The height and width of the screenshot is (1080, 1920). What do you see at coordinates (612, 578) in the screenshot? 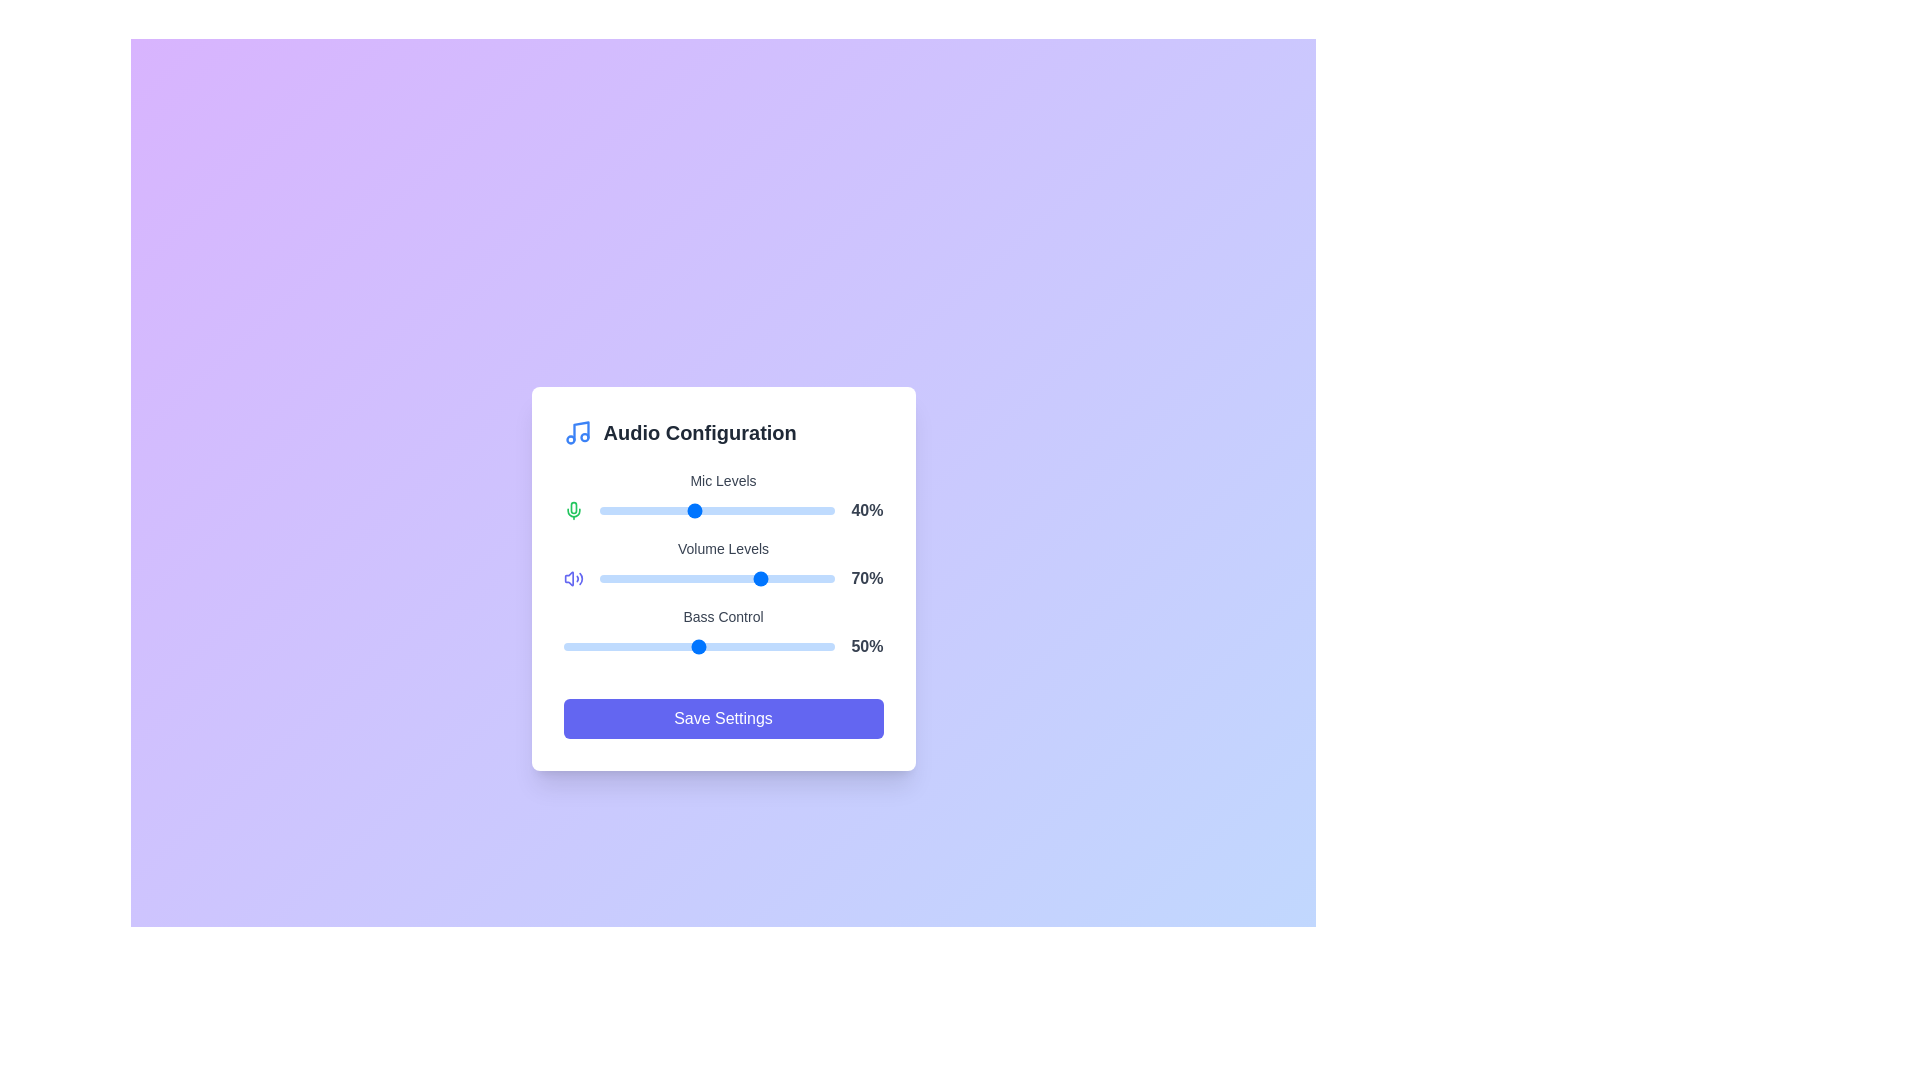
I see `the Volume Levels slider to 6% by dragging the slider` at bounding box center [612, 578].